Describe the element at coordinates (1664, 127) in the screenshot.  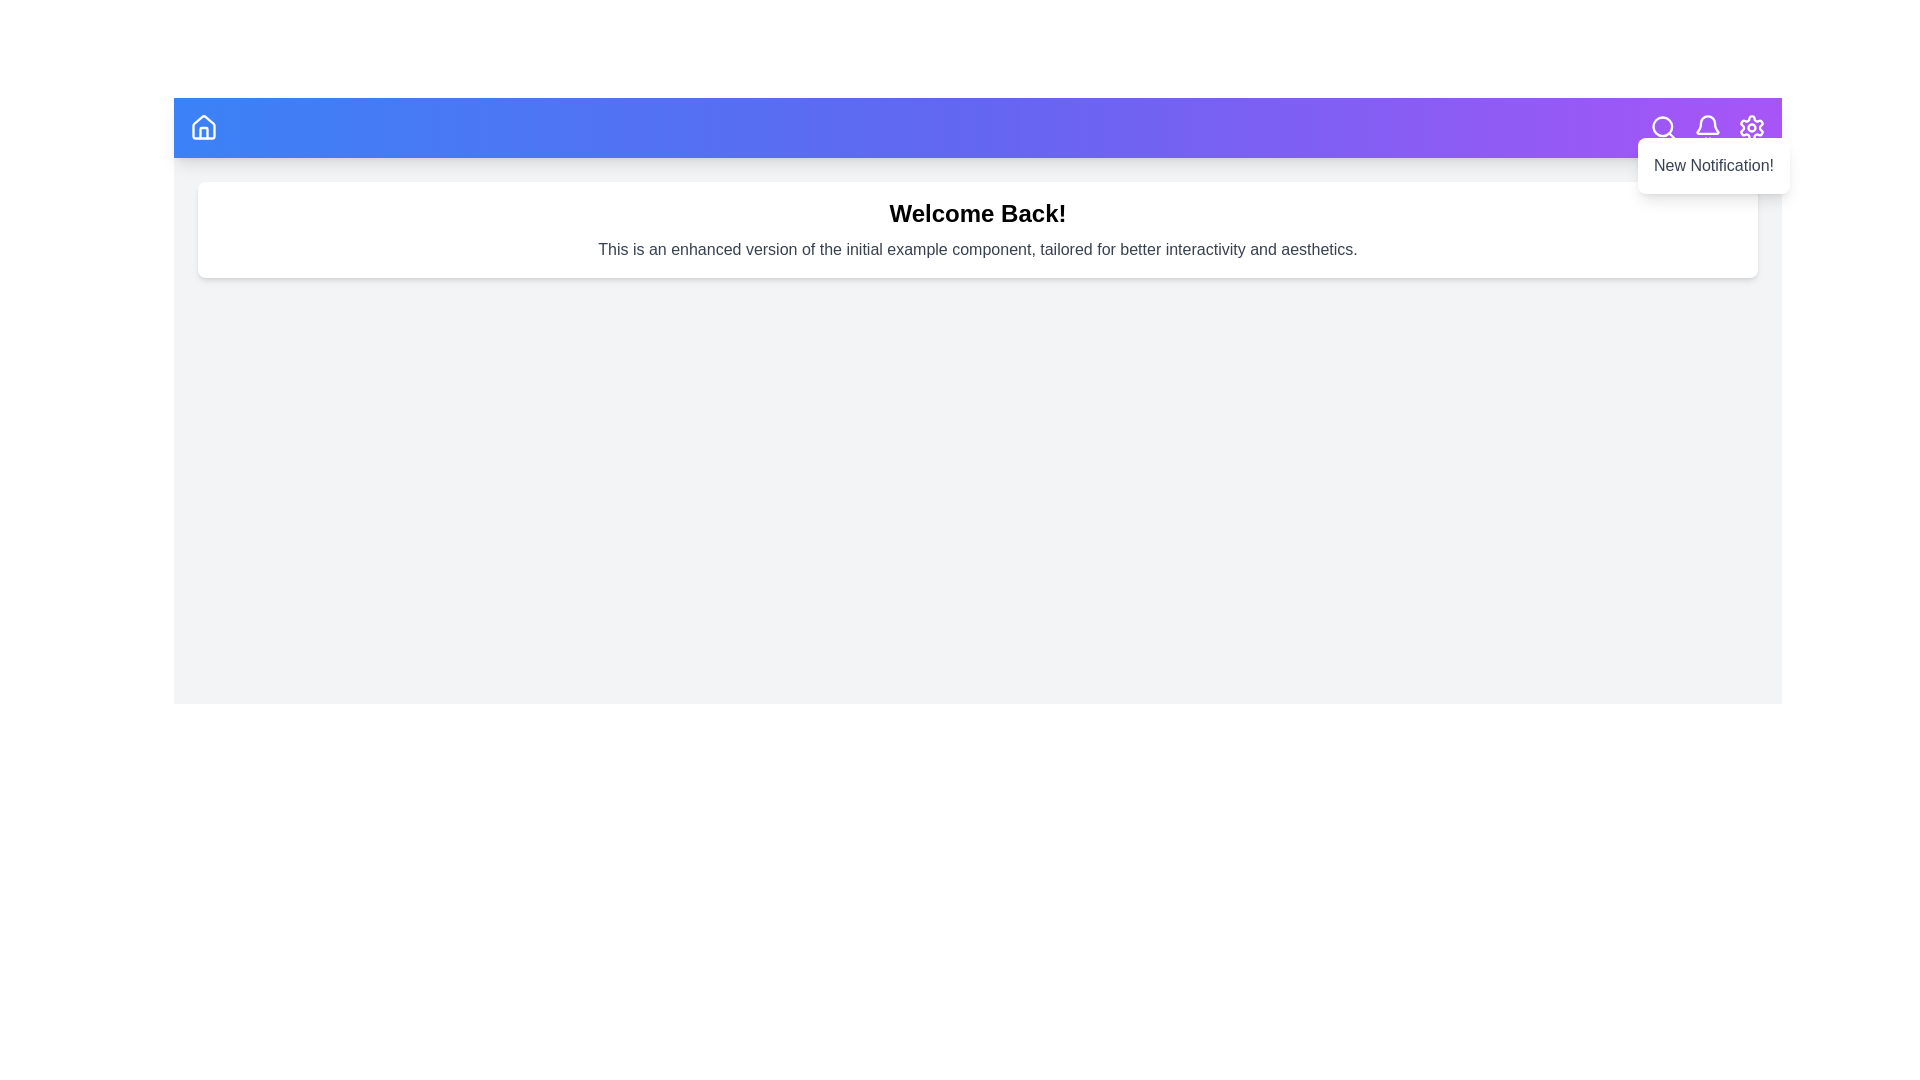
I see `the search icon in the app bar` at that location.